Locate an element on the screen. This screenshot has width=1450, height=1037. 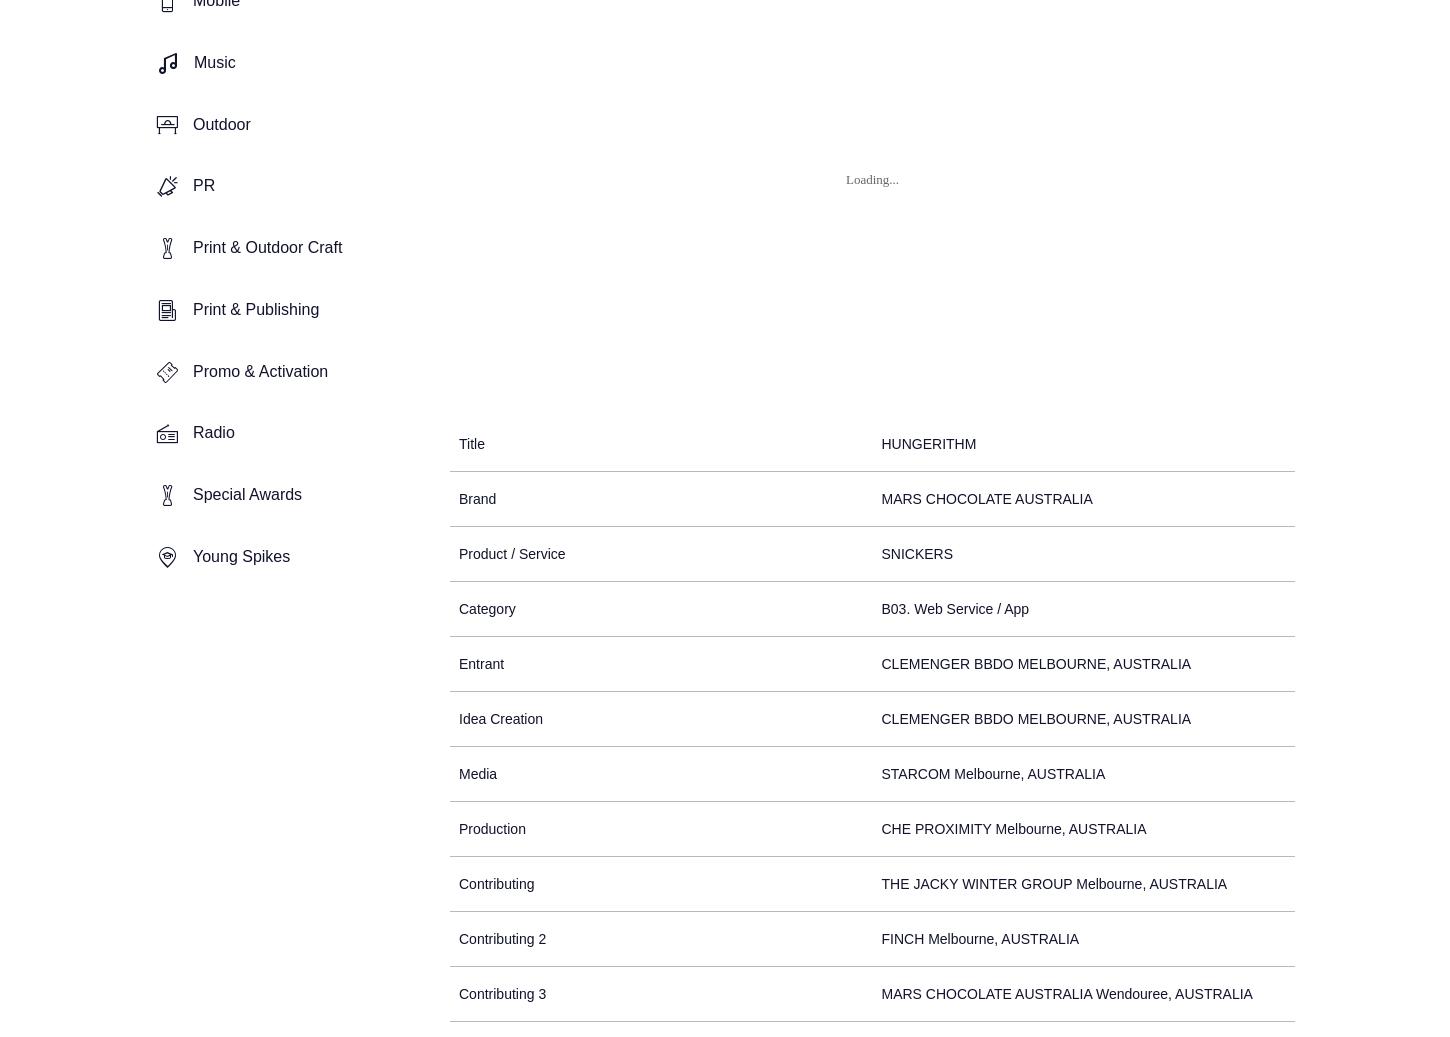
'Special Awards' is located at coordinates (247, 493).